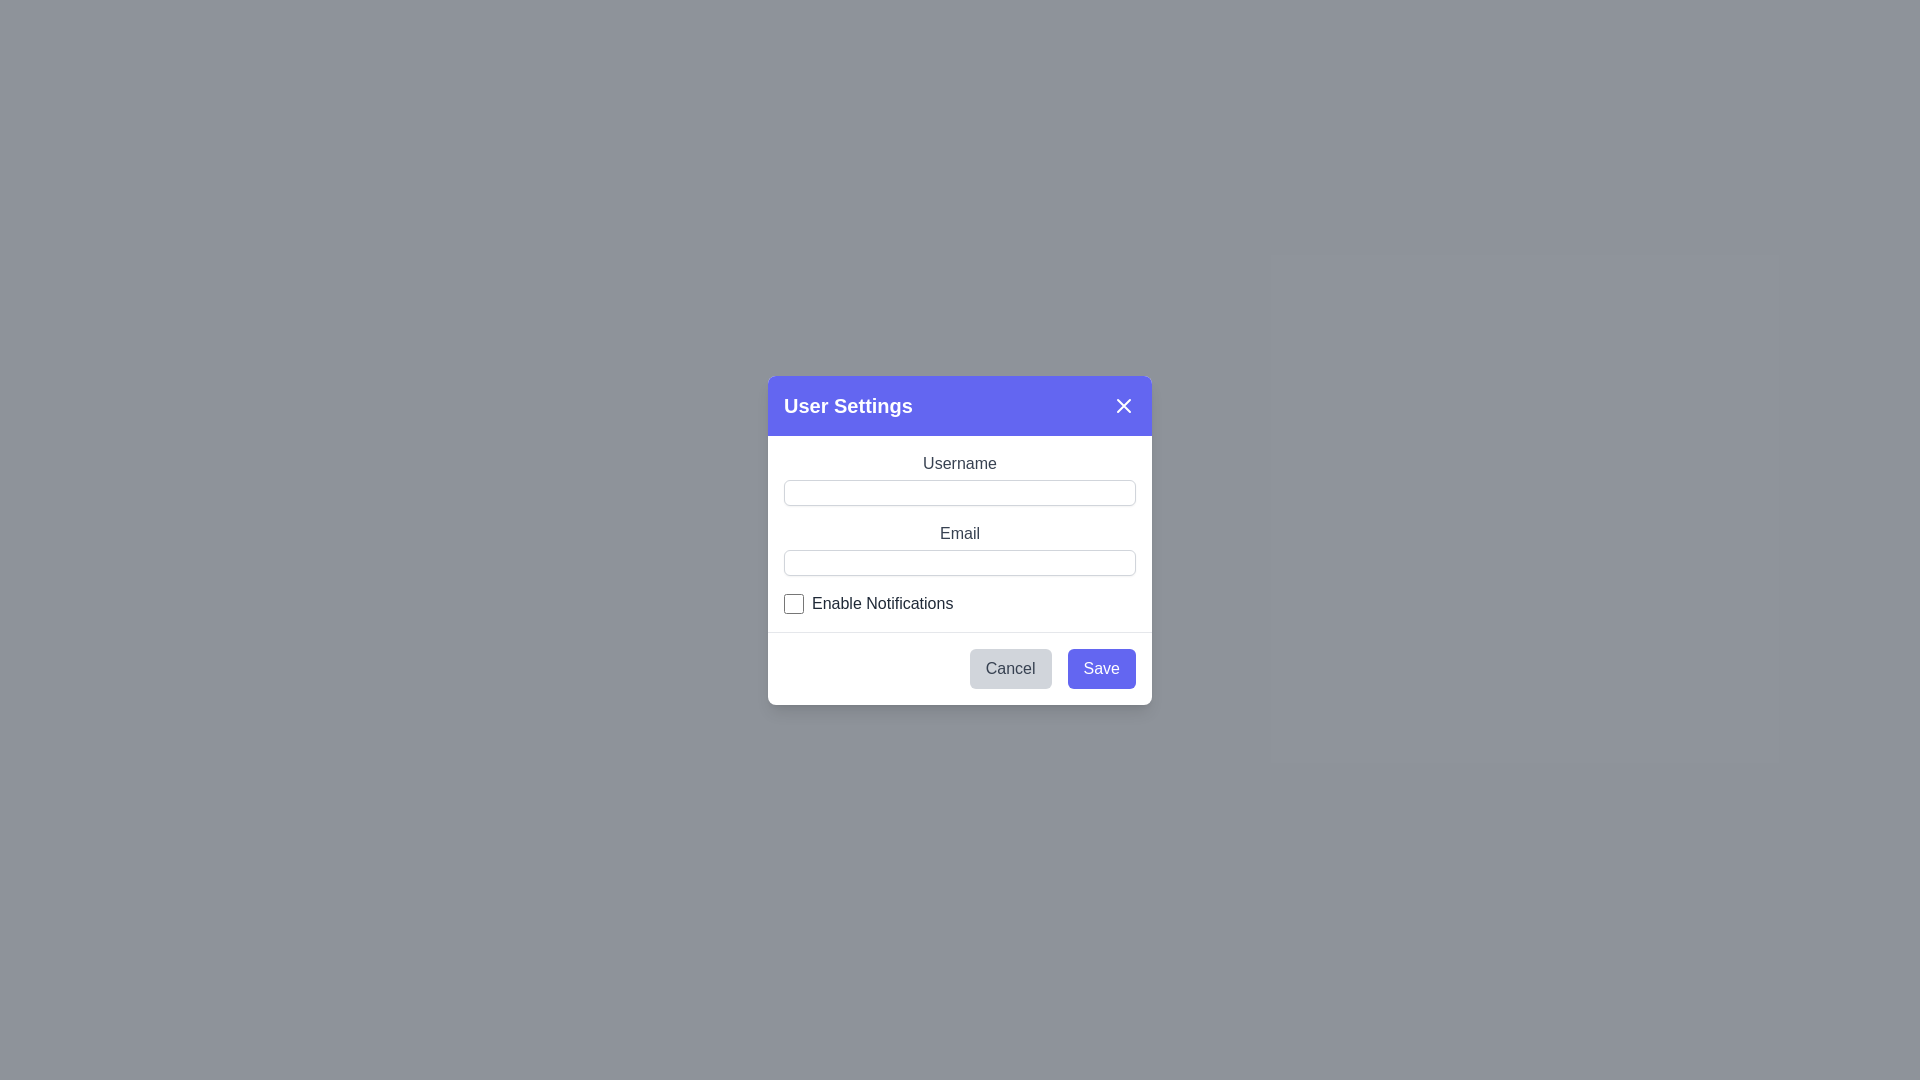 This screenshot has height=1080, width=1920. Describe the element at coordinates (1010, 668) in the screenshot. I see `the 'Cancel' button, which is a rectangular button with gray text on a light gray background, located in the bottom left of the modal window adjacent to the 'Save' button` at that location.